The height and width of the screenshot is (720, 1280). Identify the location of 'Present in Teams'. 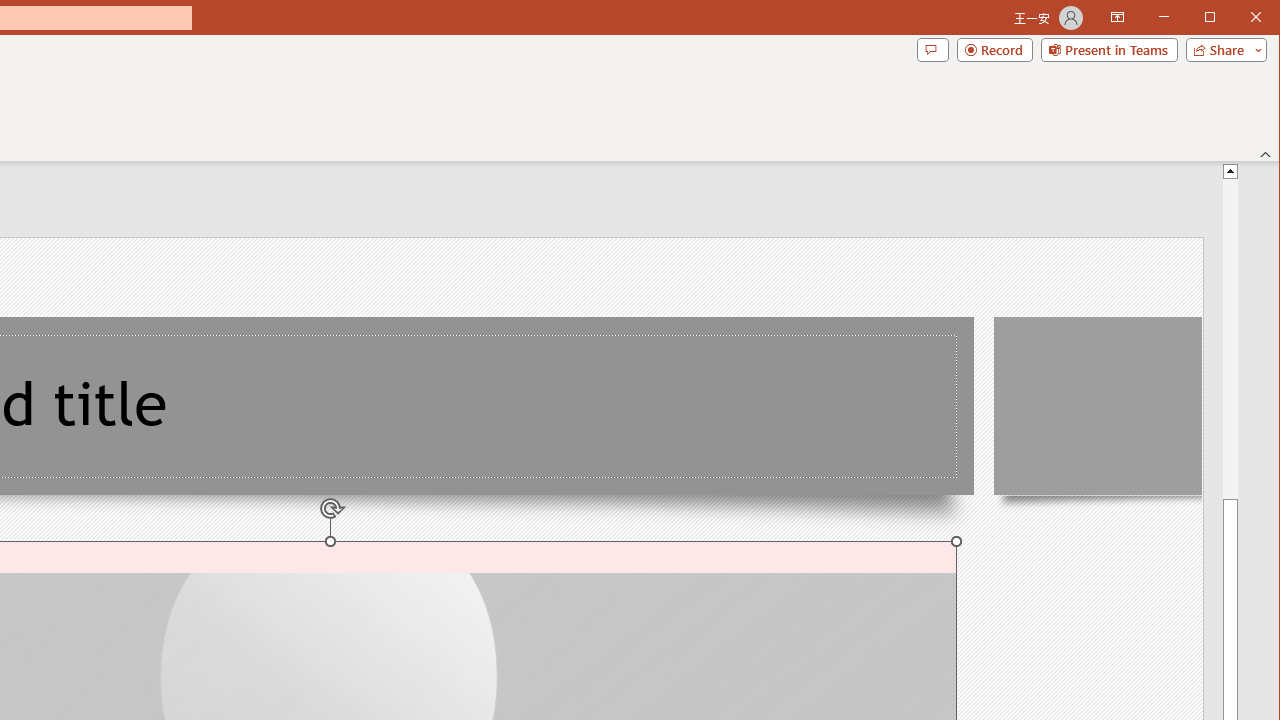
(1108, 49).